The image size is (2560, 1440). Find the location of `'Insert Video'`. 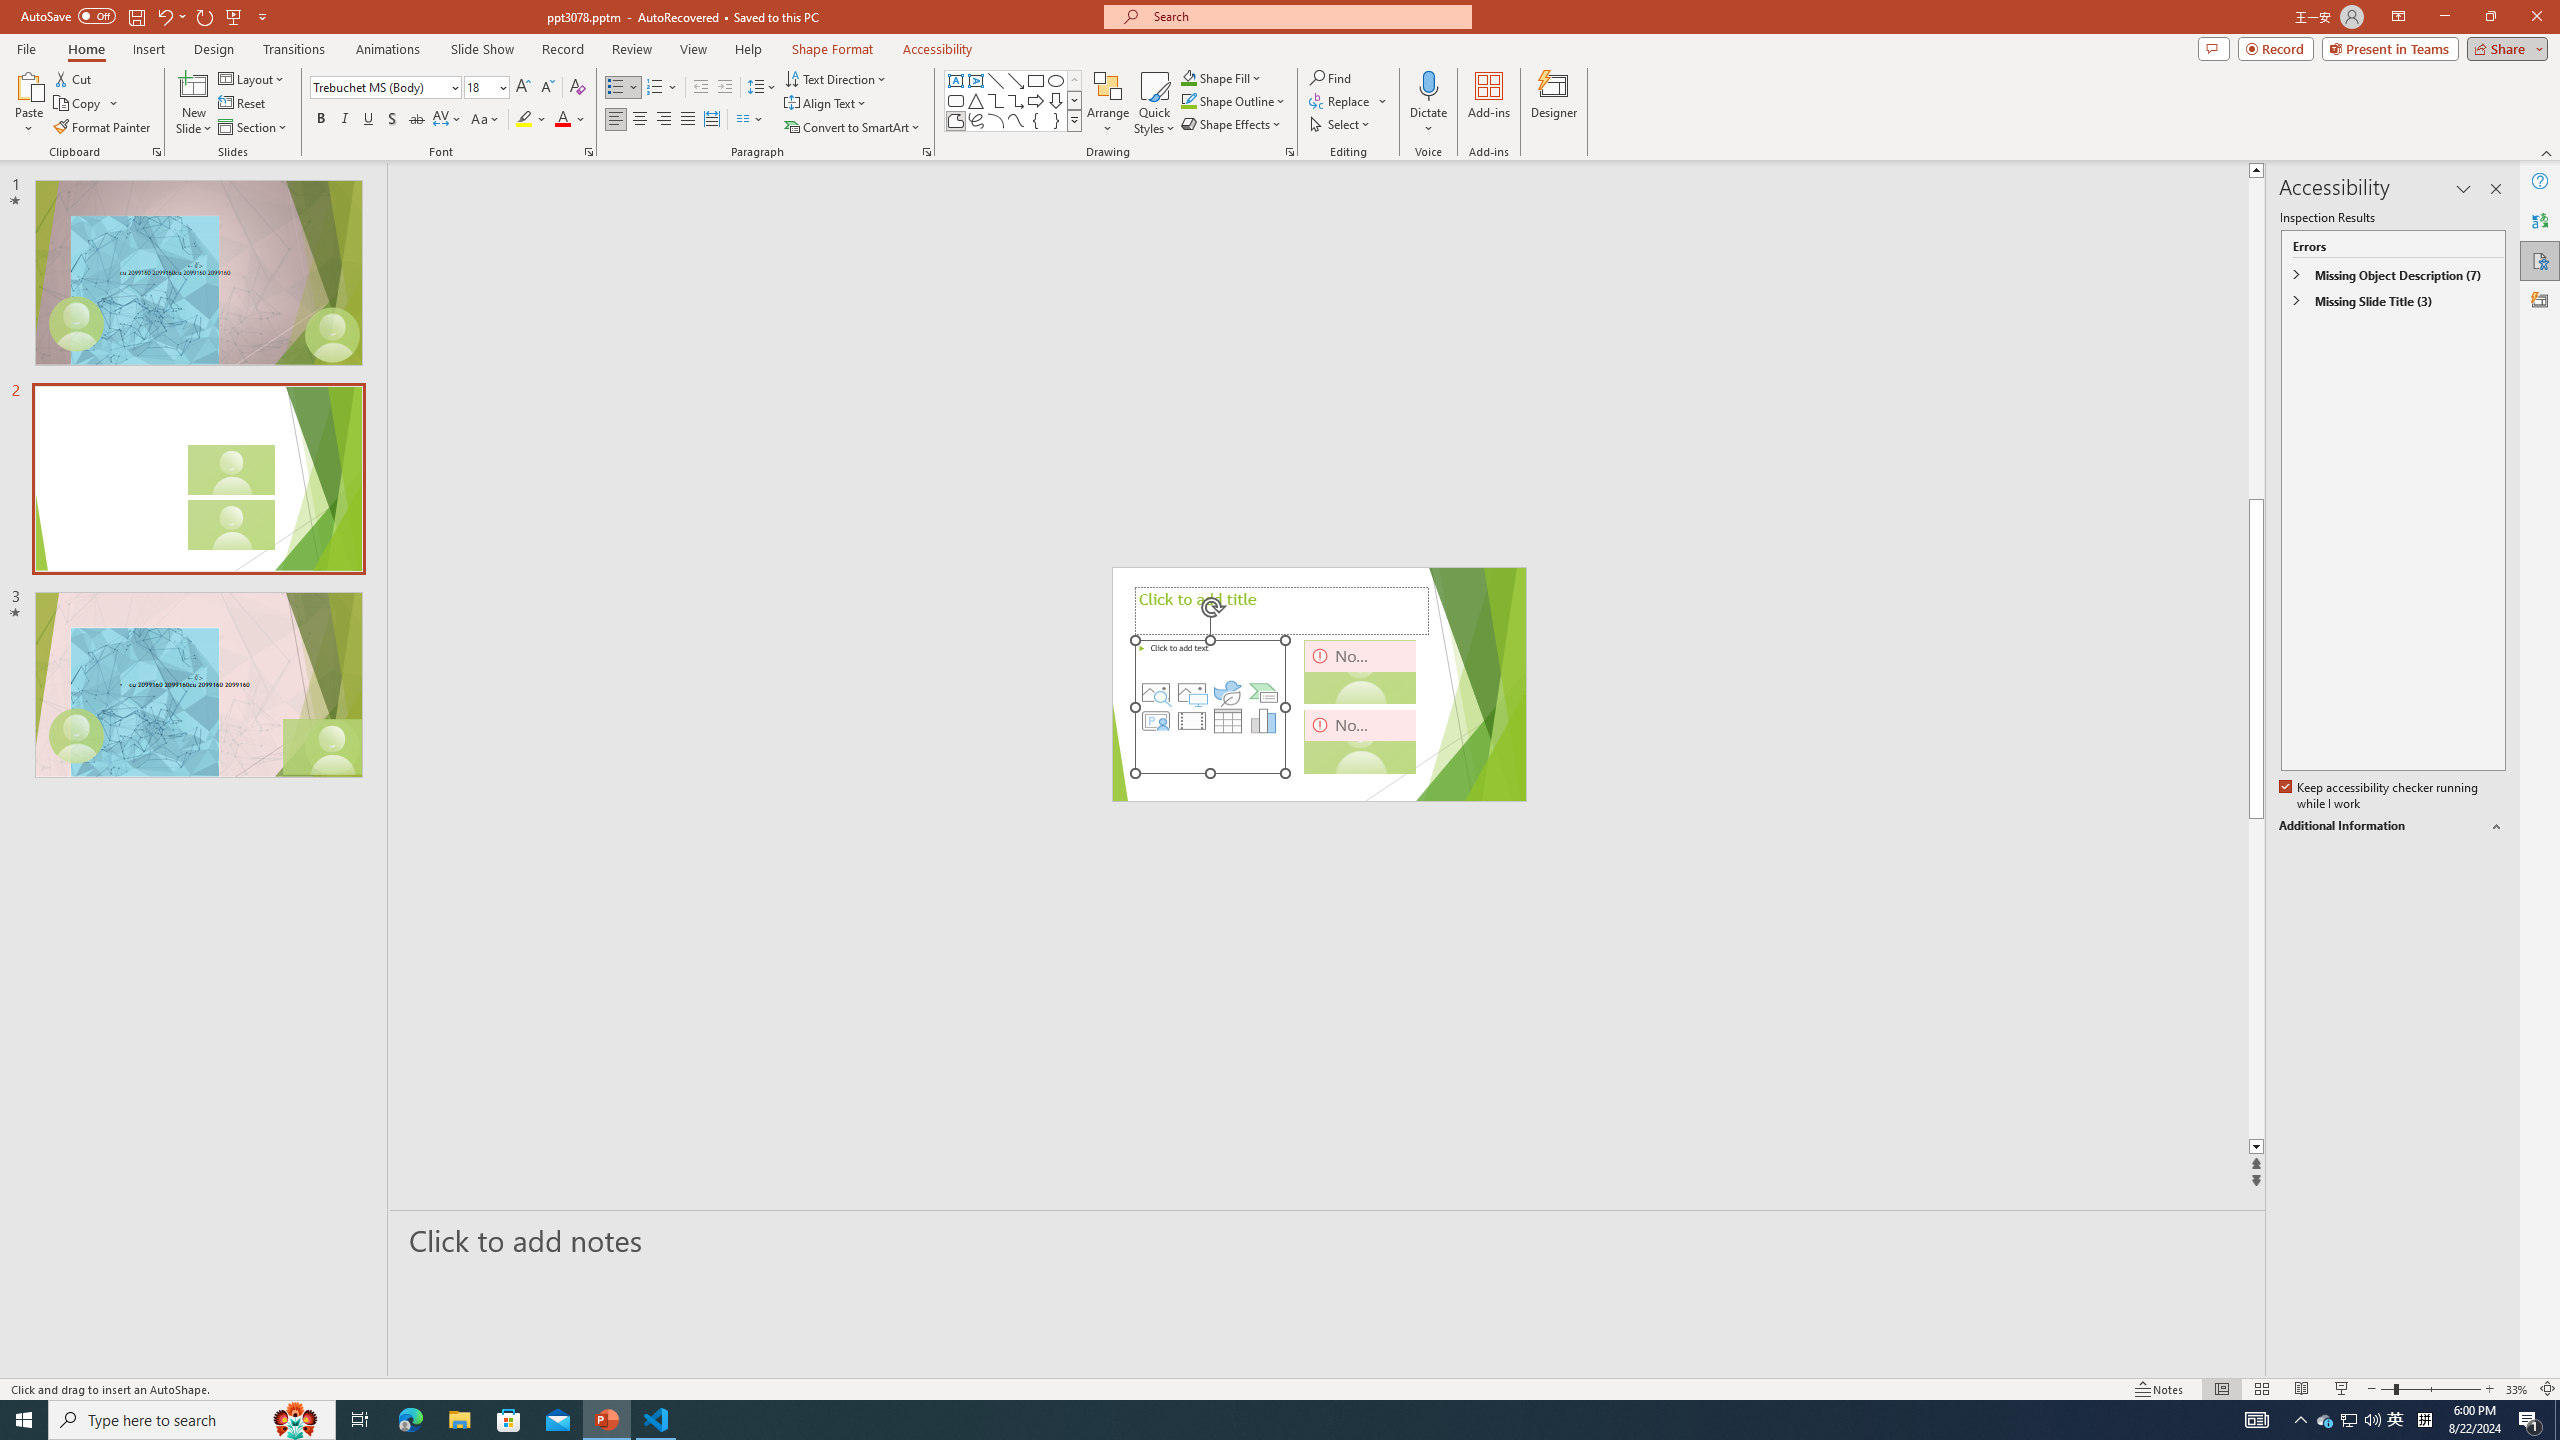

'Insert Video' is located at coordinates (1190, 720).